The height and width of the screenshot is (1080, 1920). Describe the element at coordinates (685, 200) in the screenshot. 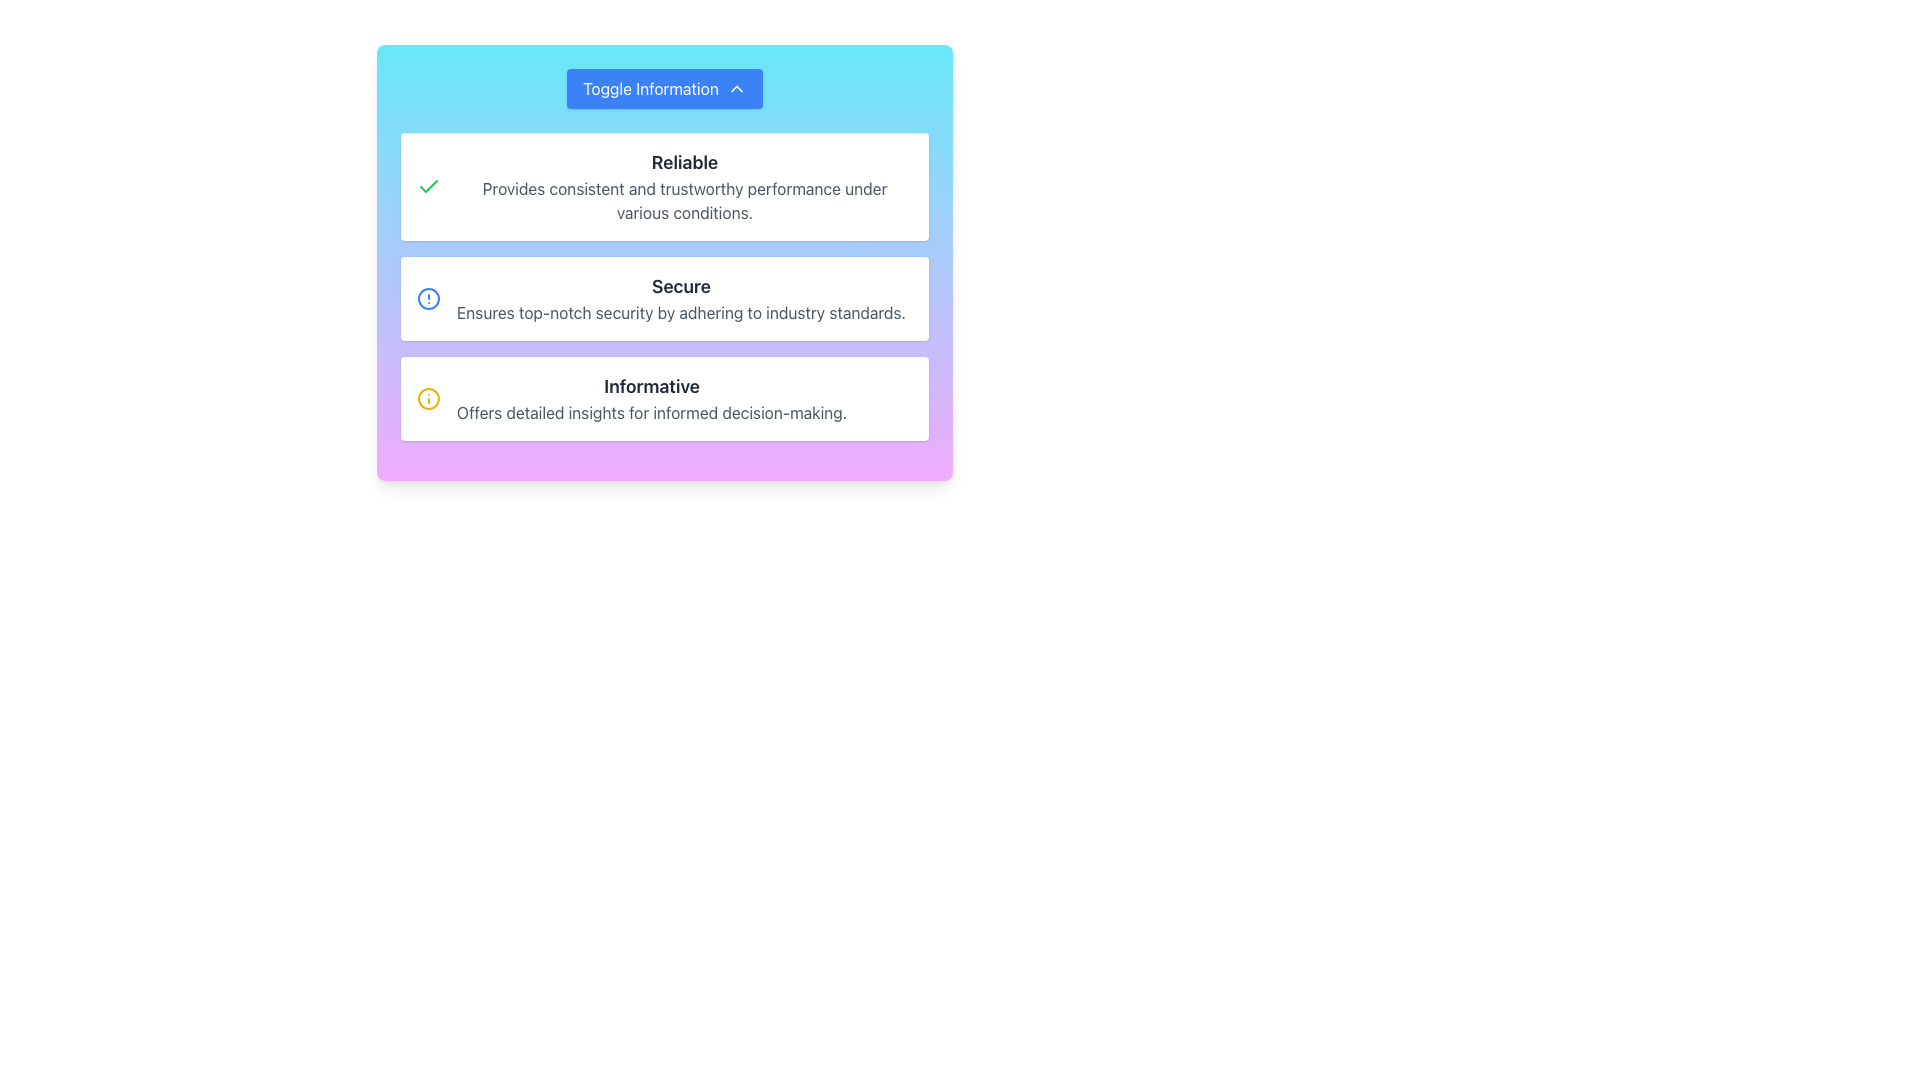

I see `the informational Text Label located beneath the 'Reliable' header in the first section of the grouped information blocks` at that location.